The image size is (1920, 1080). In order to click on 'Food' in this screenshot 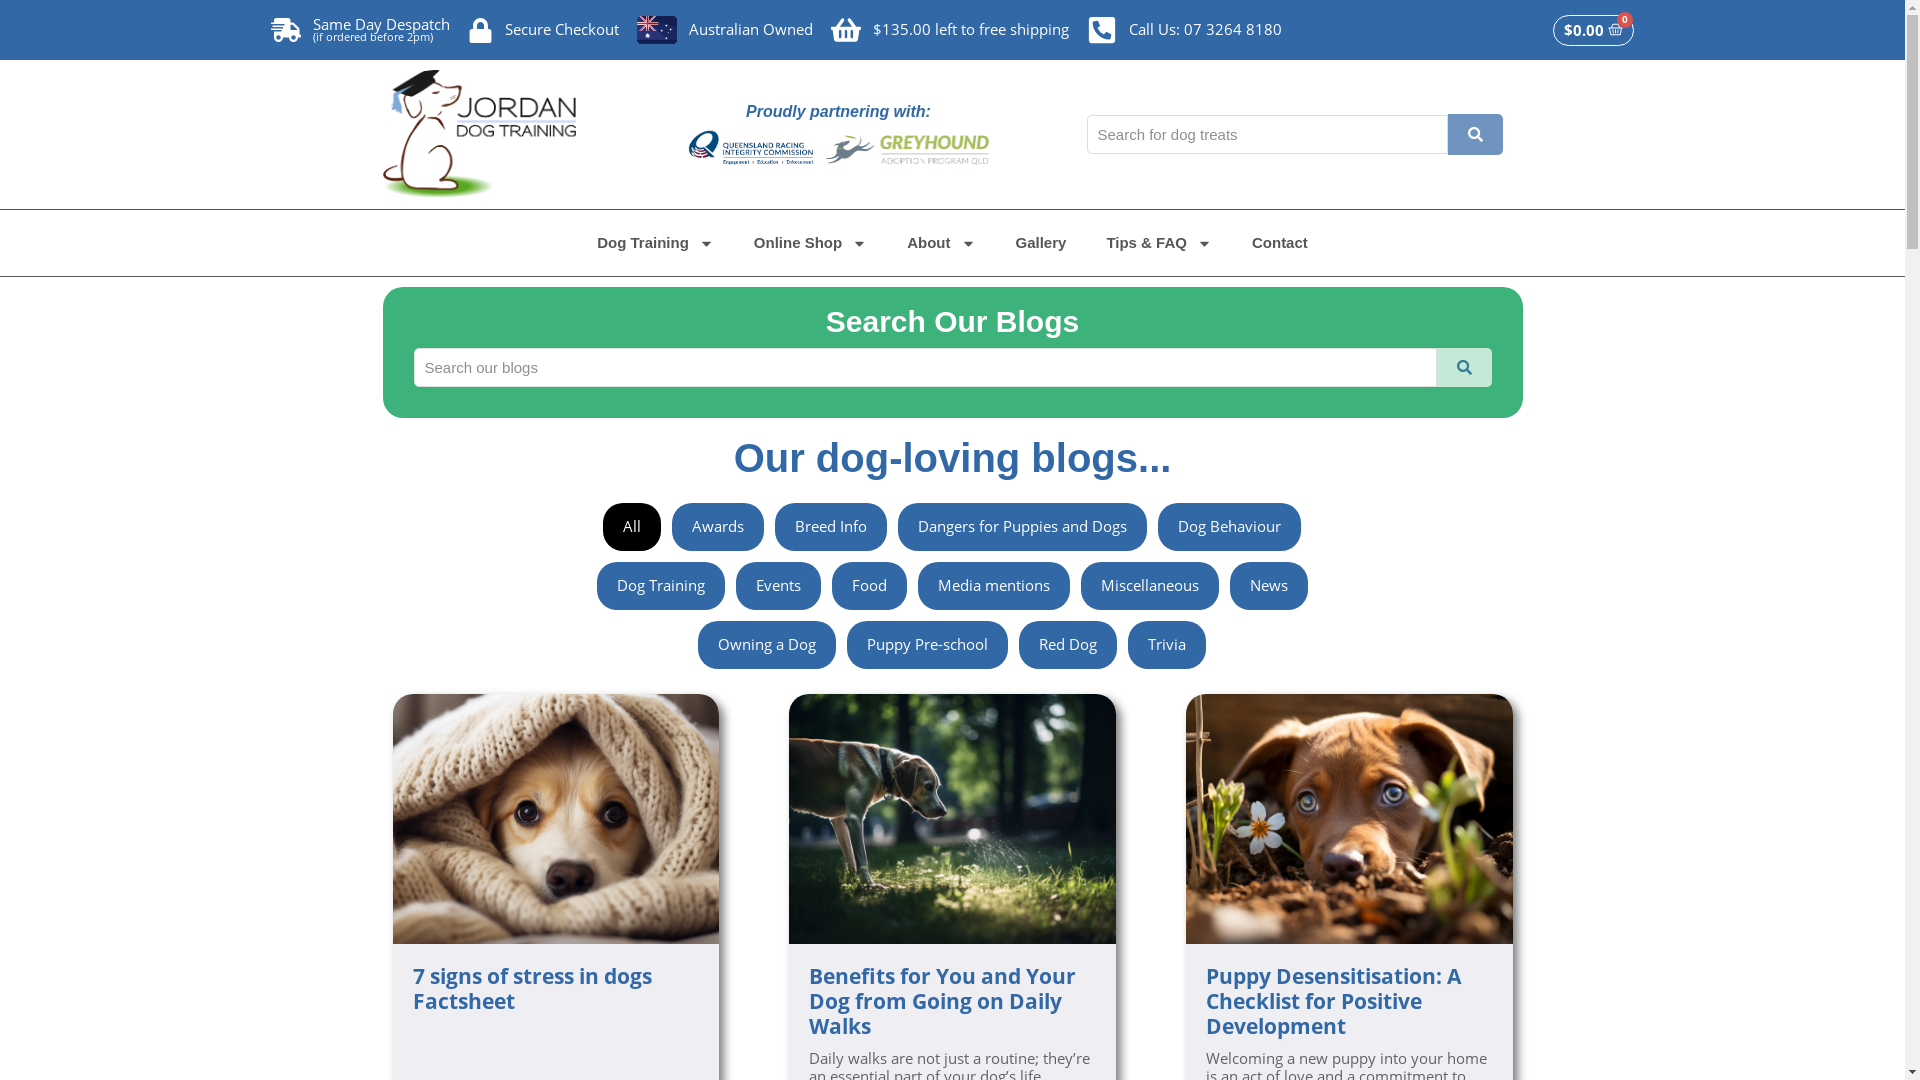, I will do `click(869, 585)`.